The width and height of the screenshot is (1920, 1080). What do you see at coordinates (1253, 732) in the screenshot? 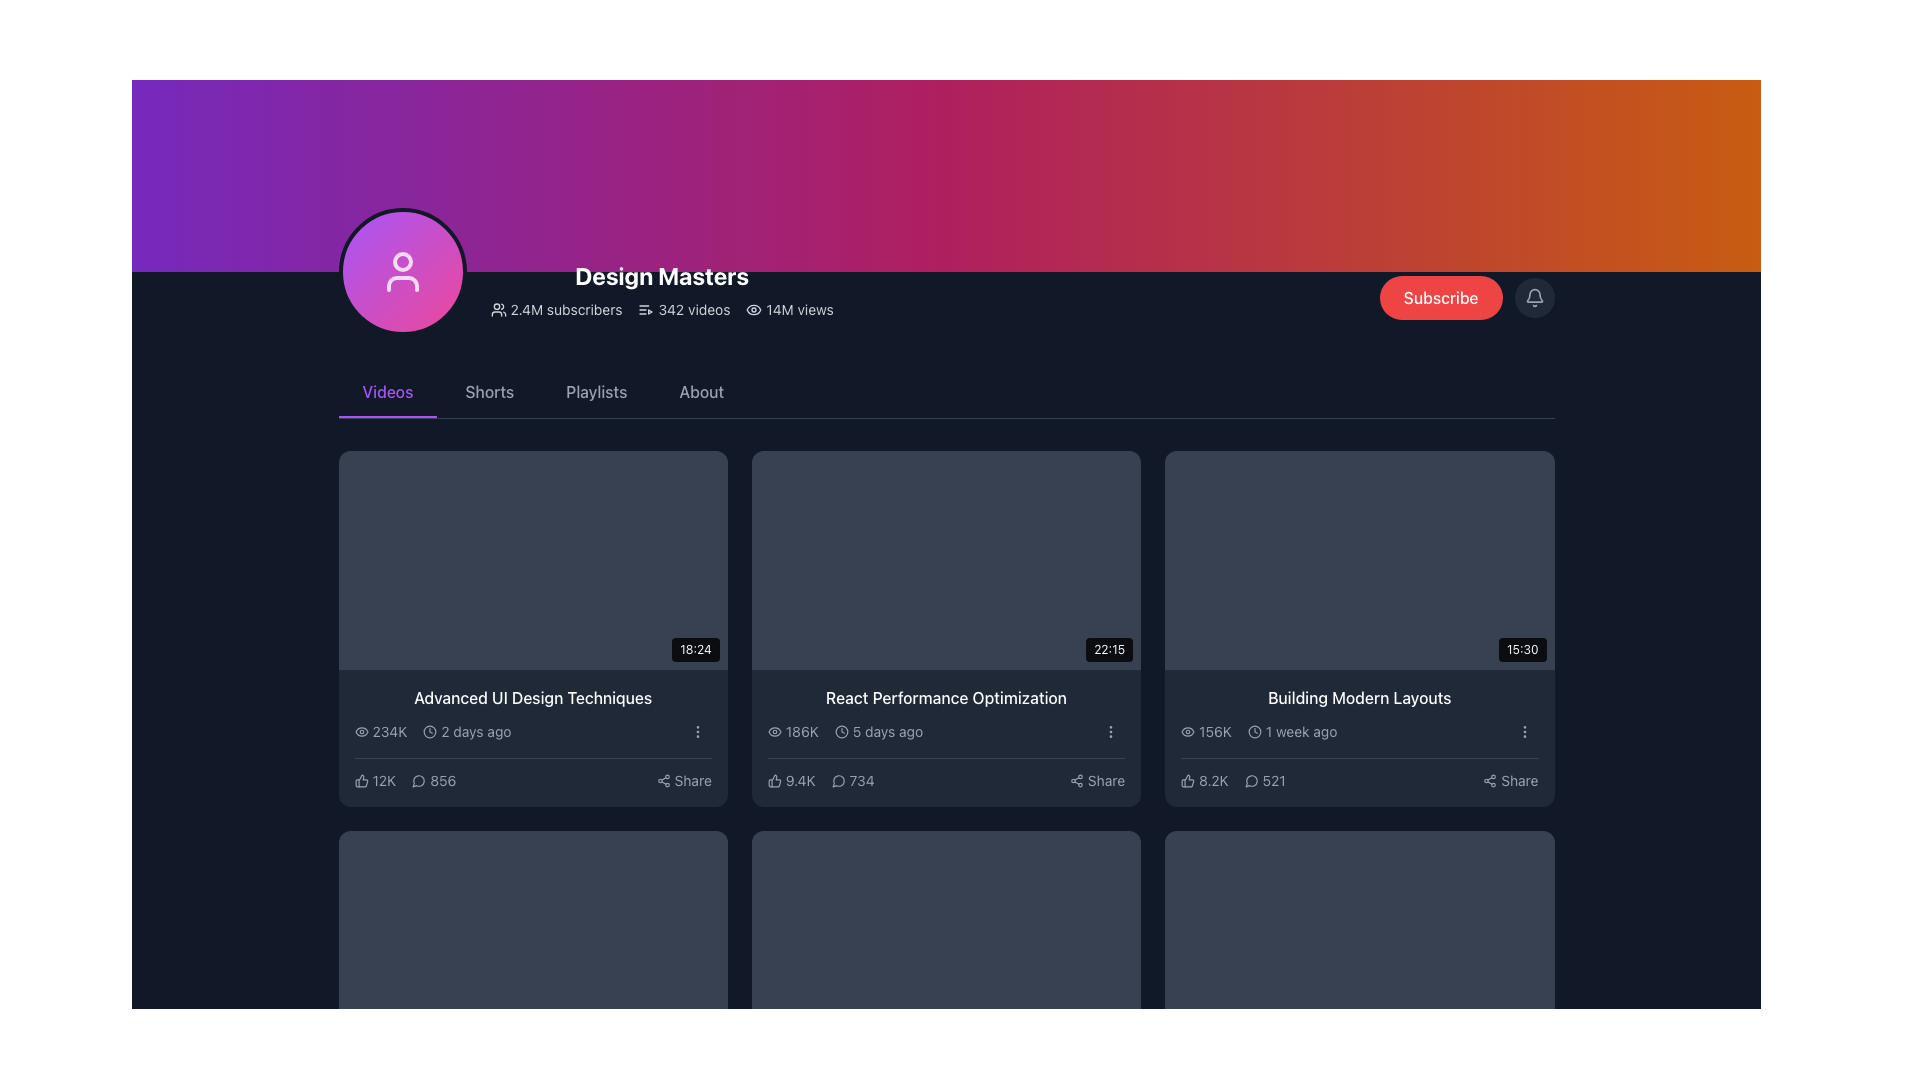
I see `the temporal context icon located next to the '1 week ago' text under the 'Building Modern Layouts' video card in the third column of the top row of the video grid` at bounding box center [1253, 732].